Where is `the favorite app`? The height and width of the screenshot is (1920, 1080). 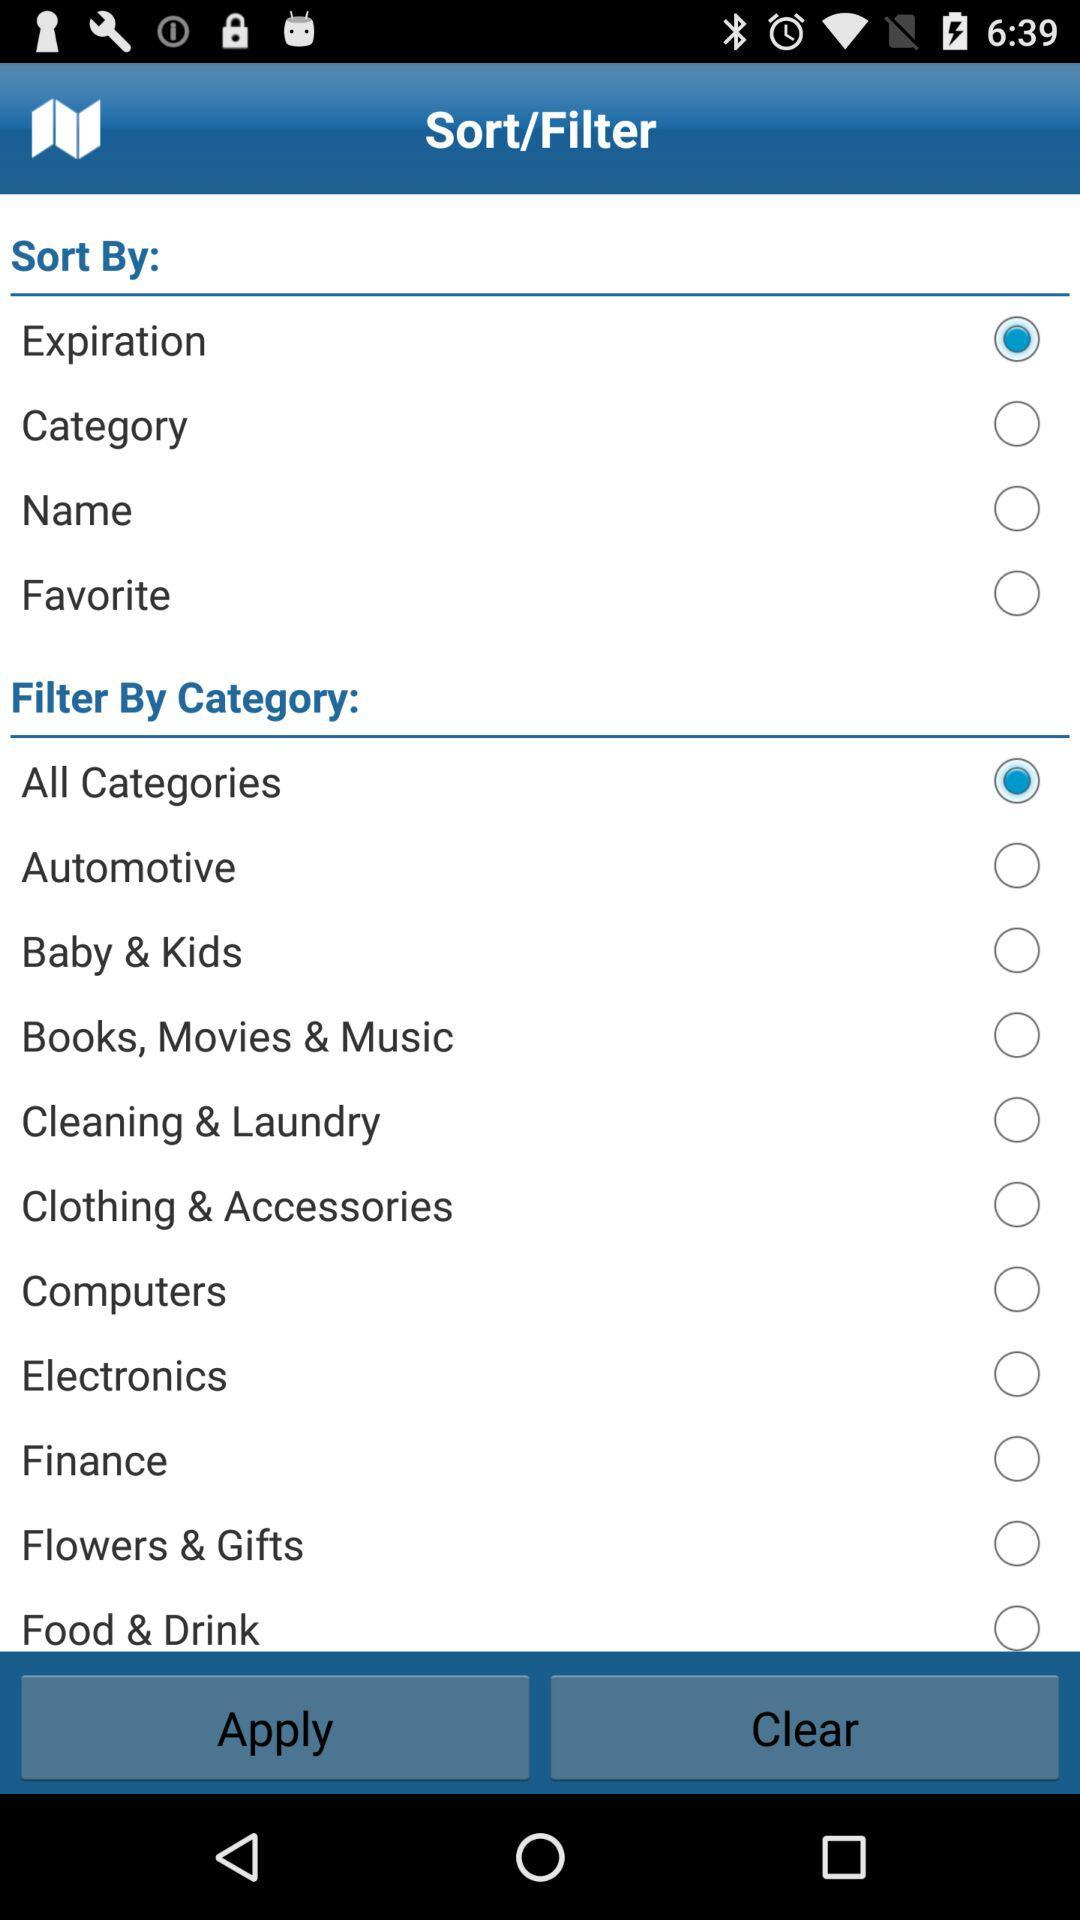 the favorite app is located at coordinates (496, 592).